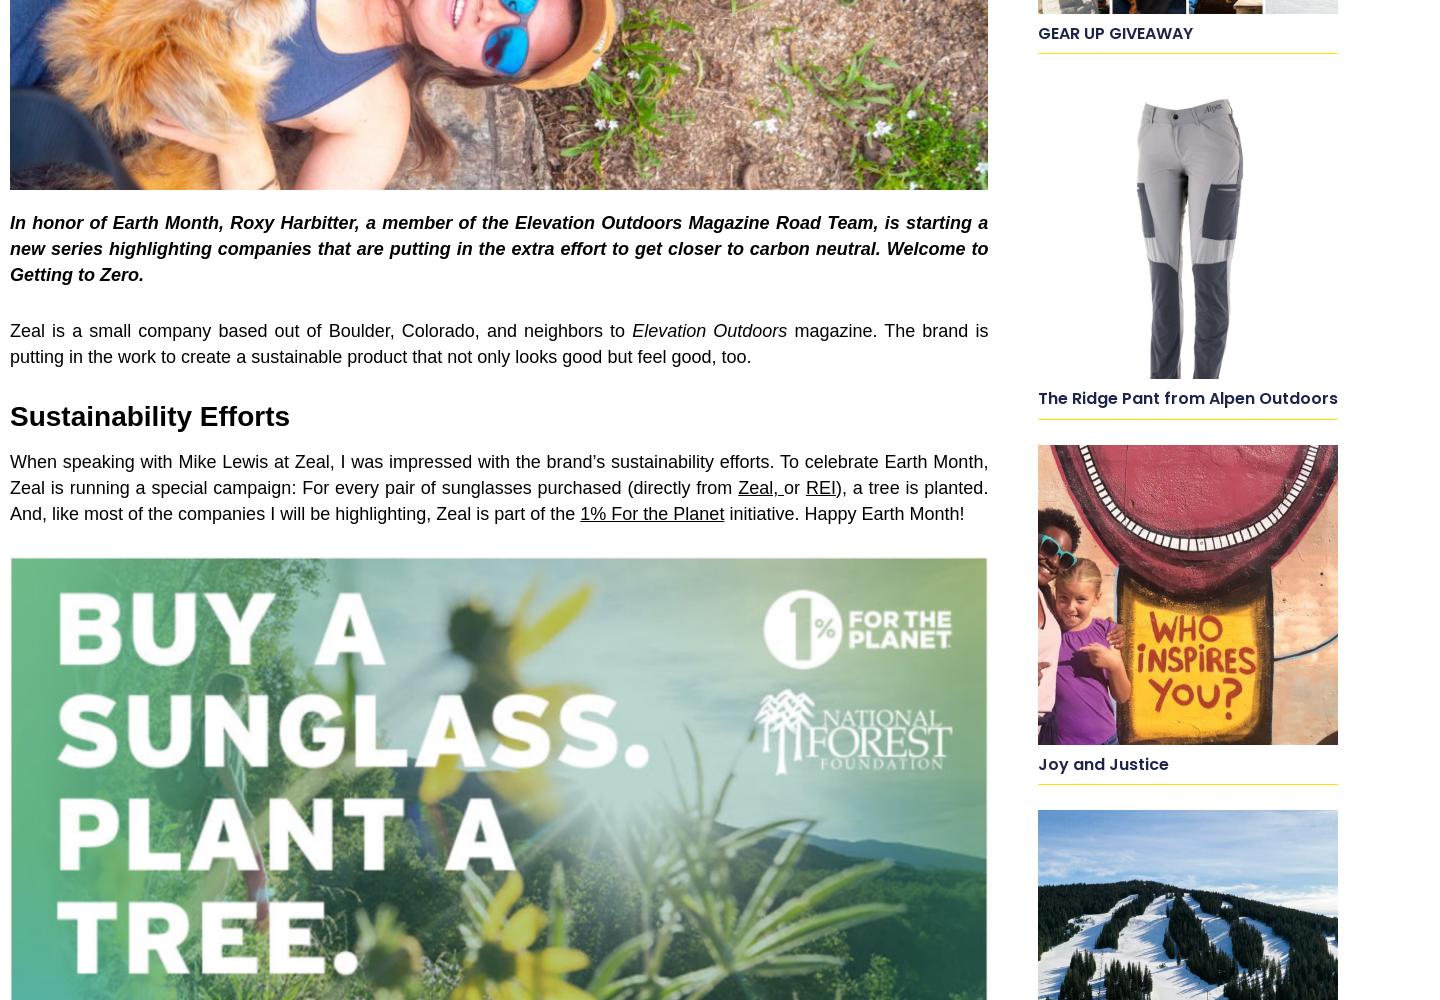 Image resolution: width=1440 pixels, height=1000 pixels. What do you see at coordinates (794, 487) in the screenshot?
I see `'or'` at bounding box center [794, 487].